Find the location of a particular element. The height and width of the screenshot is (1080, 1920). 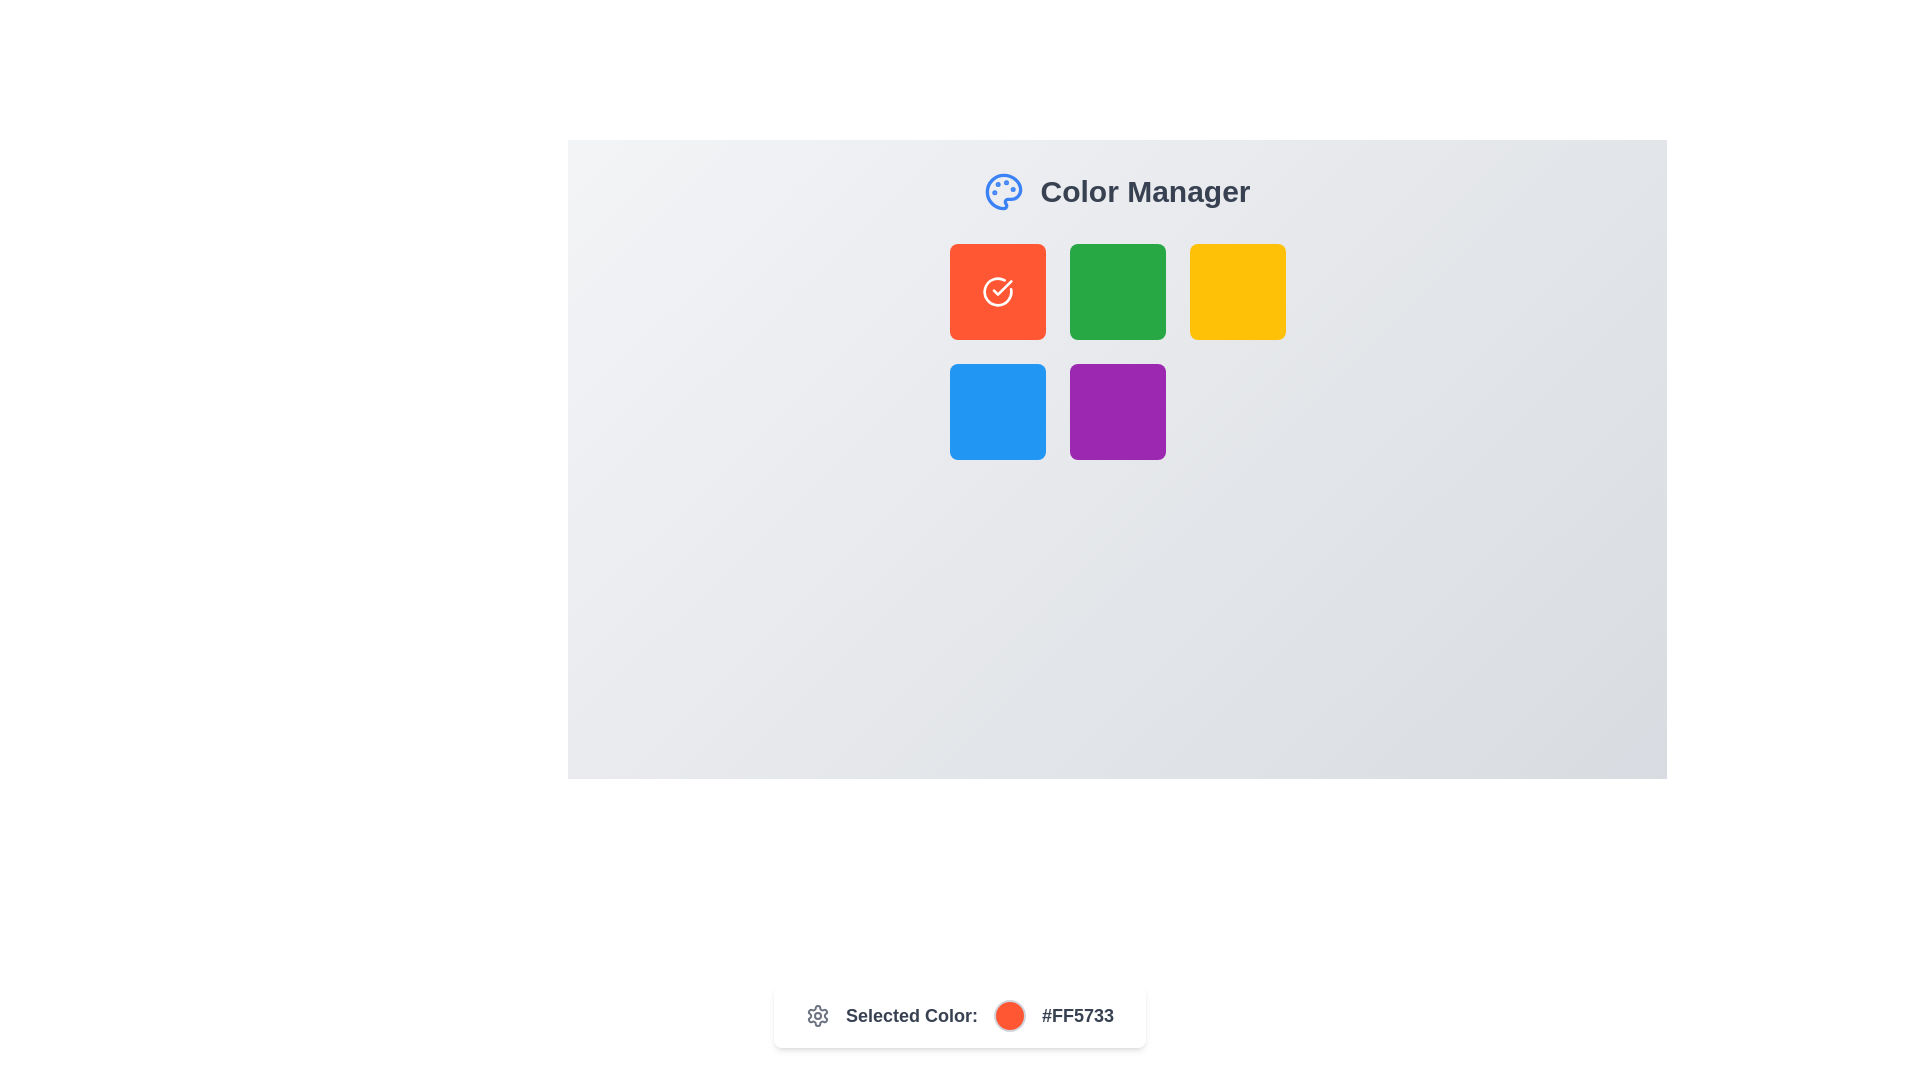

the clickable blue square button with rounded corners located in the first position of the second row of the grid layout is located at coordinates (997, 411).